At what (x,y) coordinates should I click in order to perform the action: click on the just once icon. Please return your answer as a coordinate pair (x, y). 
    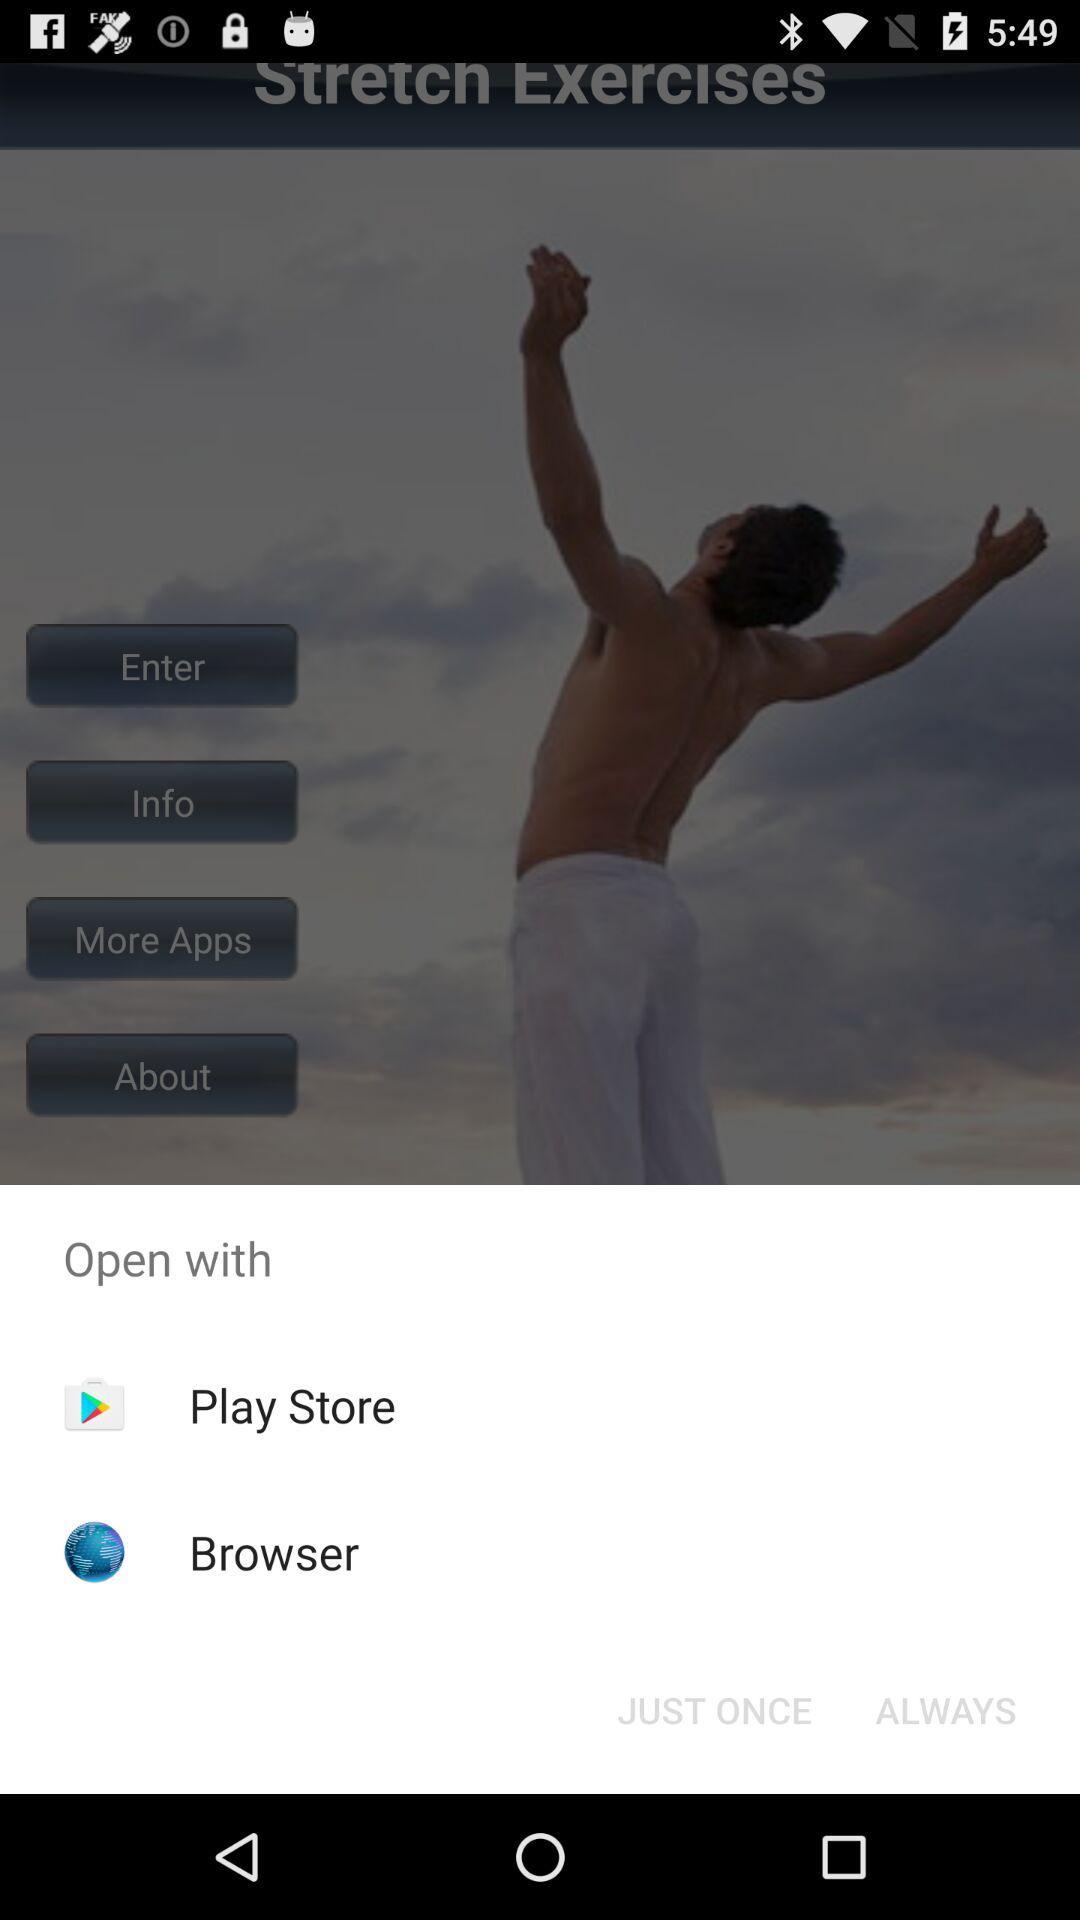
    Looking at the image, I should click on (713, 1708).